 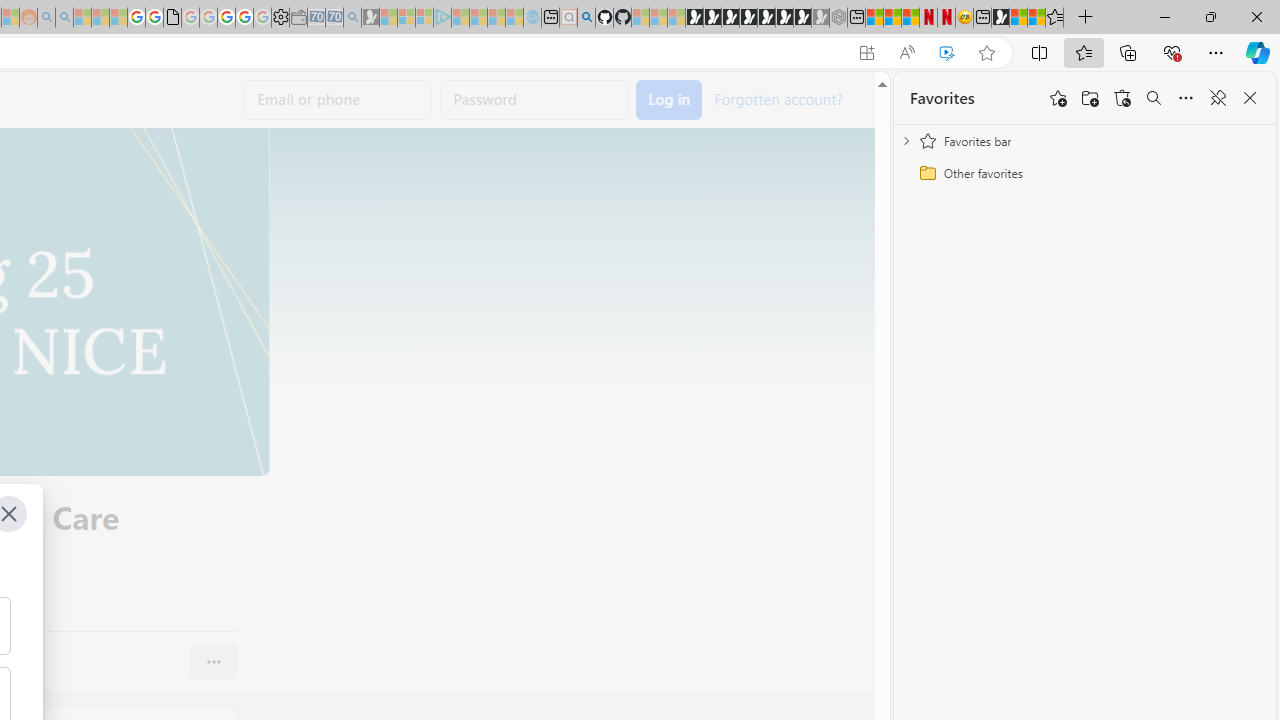 I want to click on 'App available. Install Facebook', so click(x=867, y=52).